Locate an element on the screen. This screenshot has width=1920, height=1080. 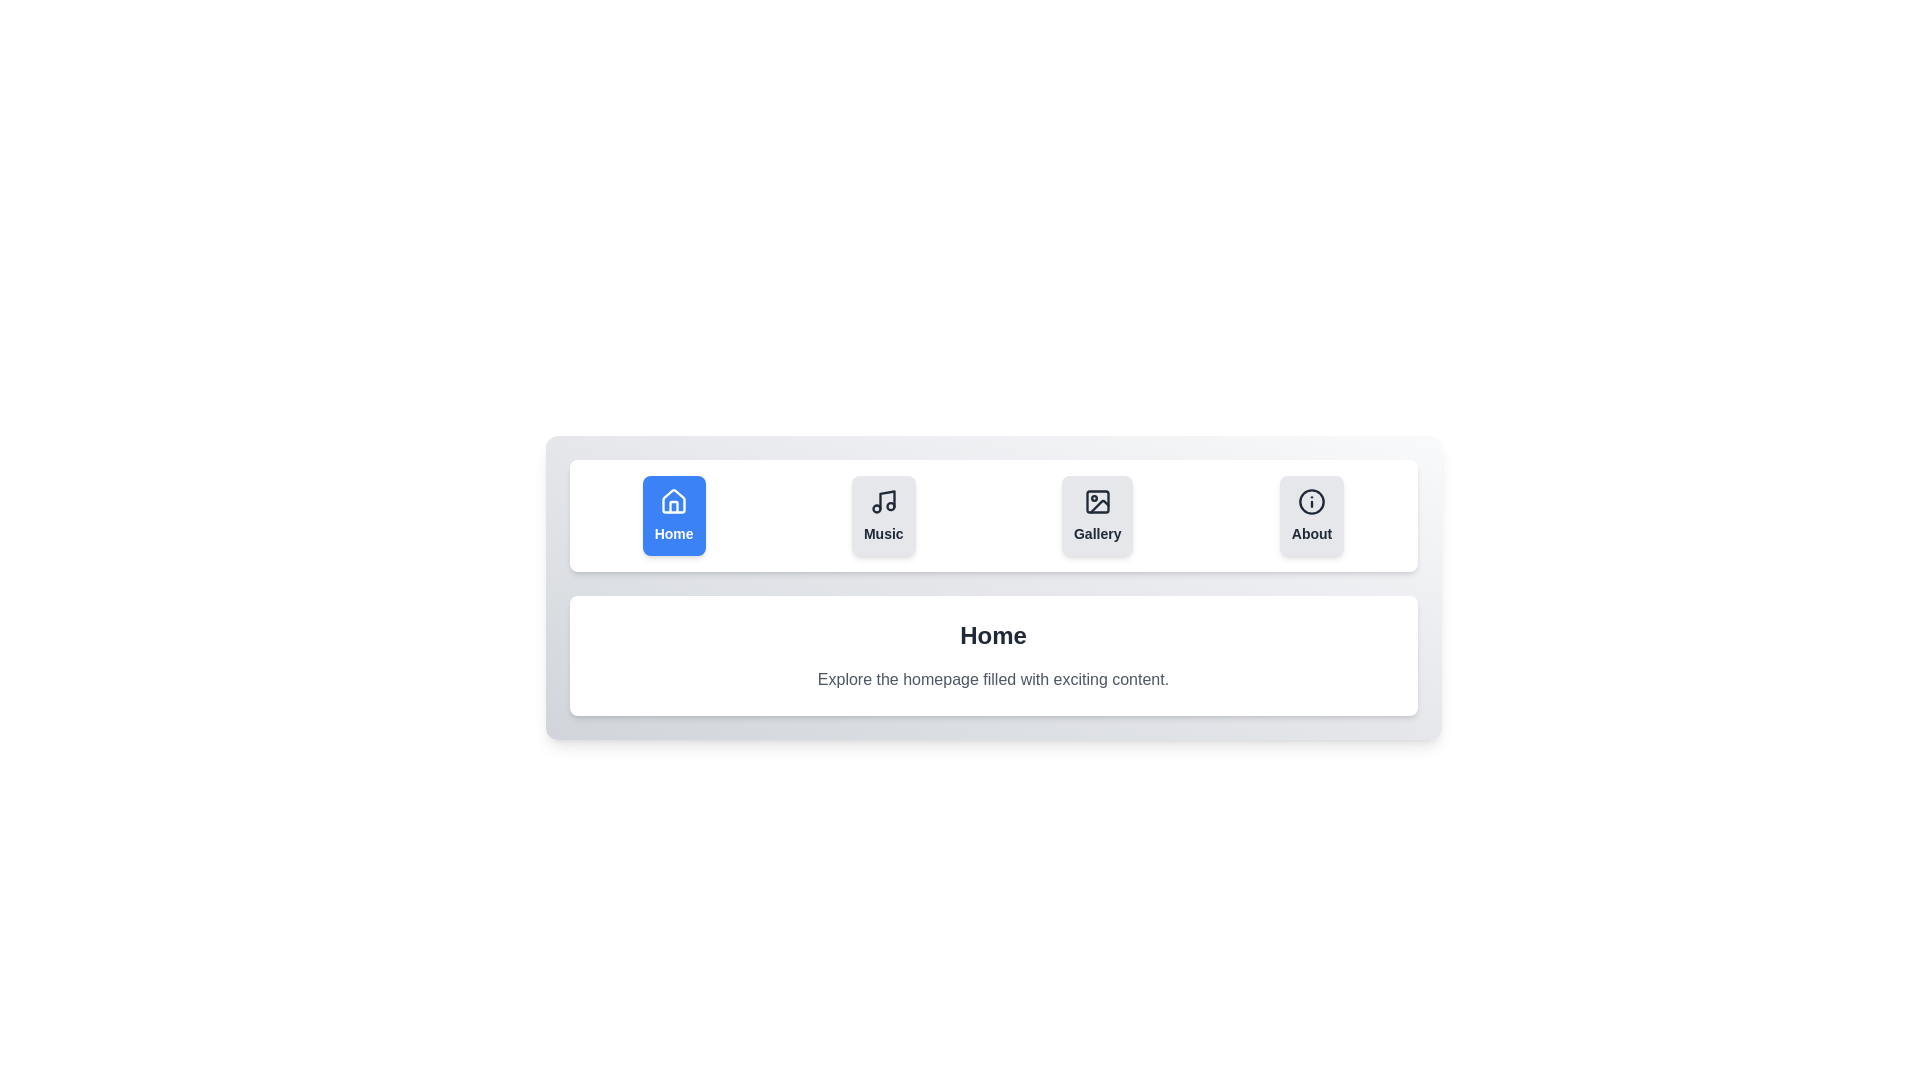
the tab button labeled About is located at coordinates (1312, 515).